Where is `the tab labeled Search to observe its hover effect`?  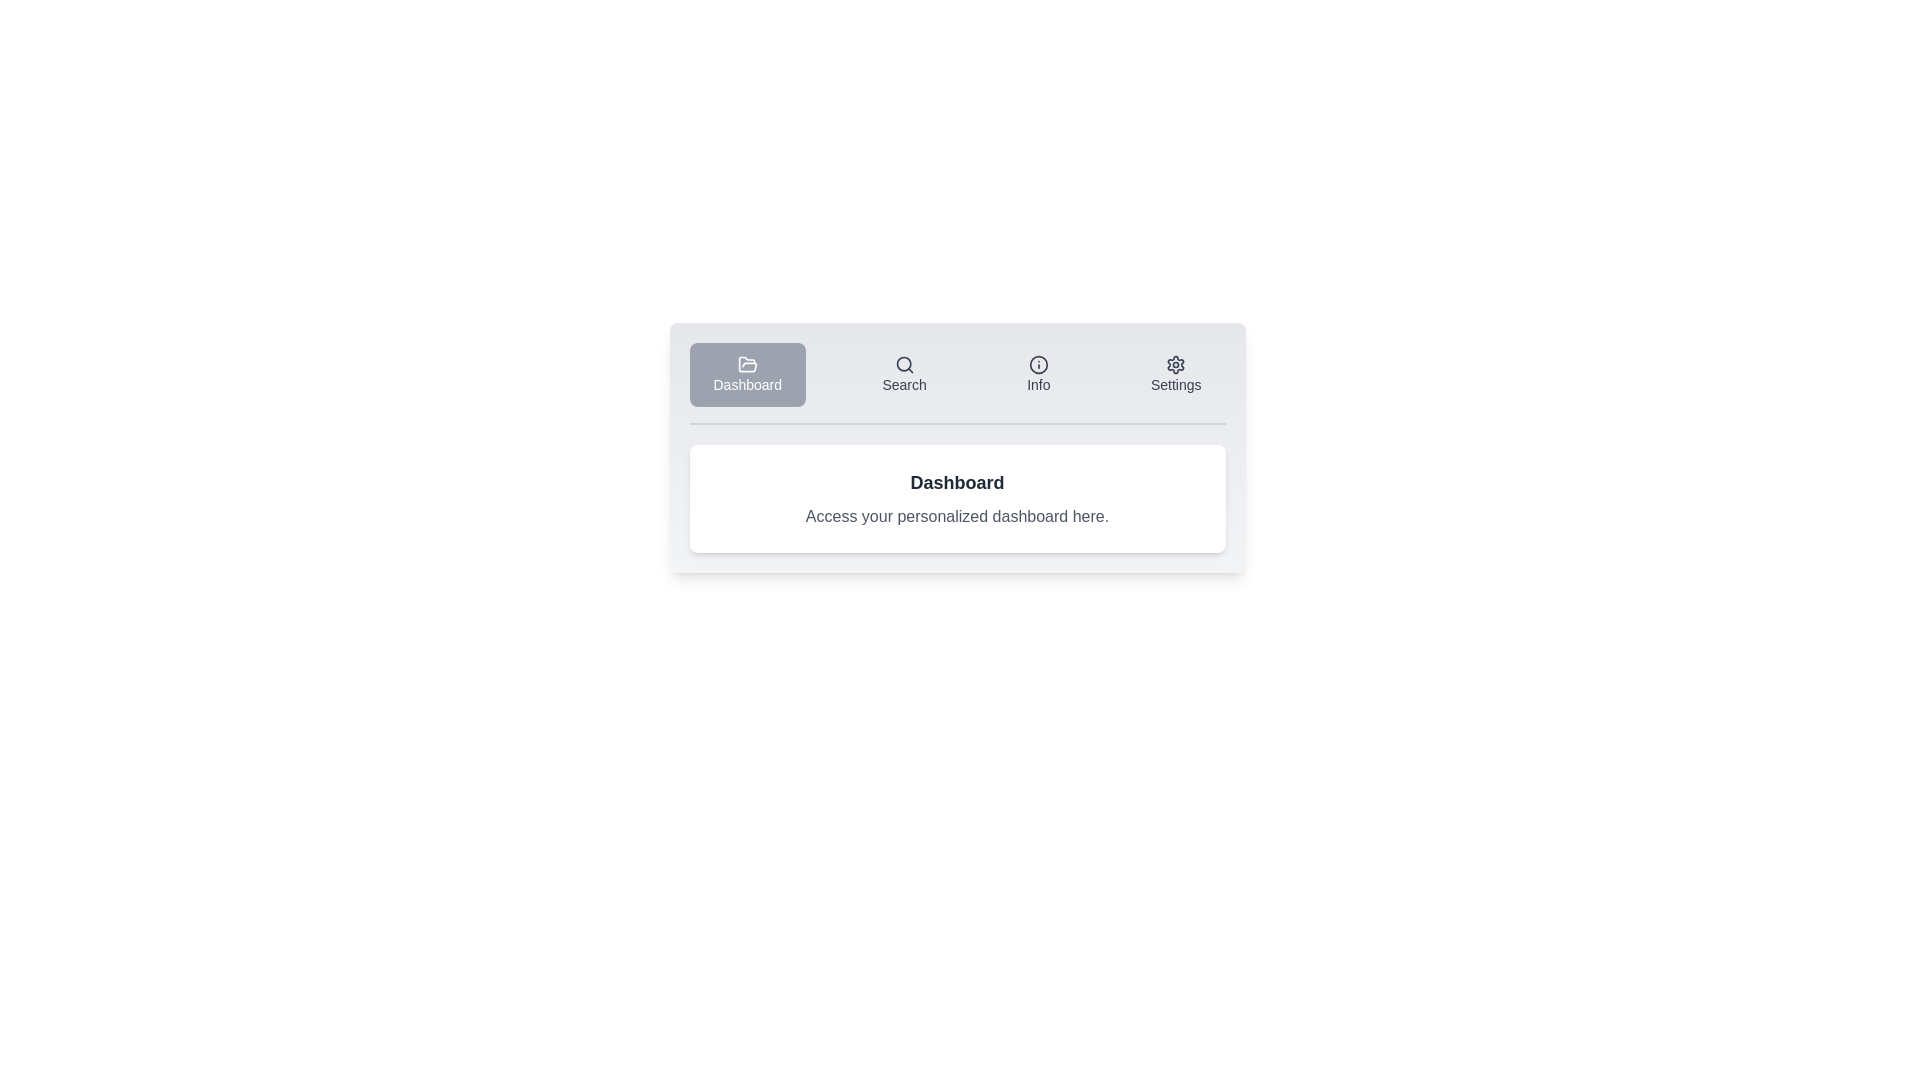
the tab labeled Search to observe its hover effect is located at coordinates (903, 374).